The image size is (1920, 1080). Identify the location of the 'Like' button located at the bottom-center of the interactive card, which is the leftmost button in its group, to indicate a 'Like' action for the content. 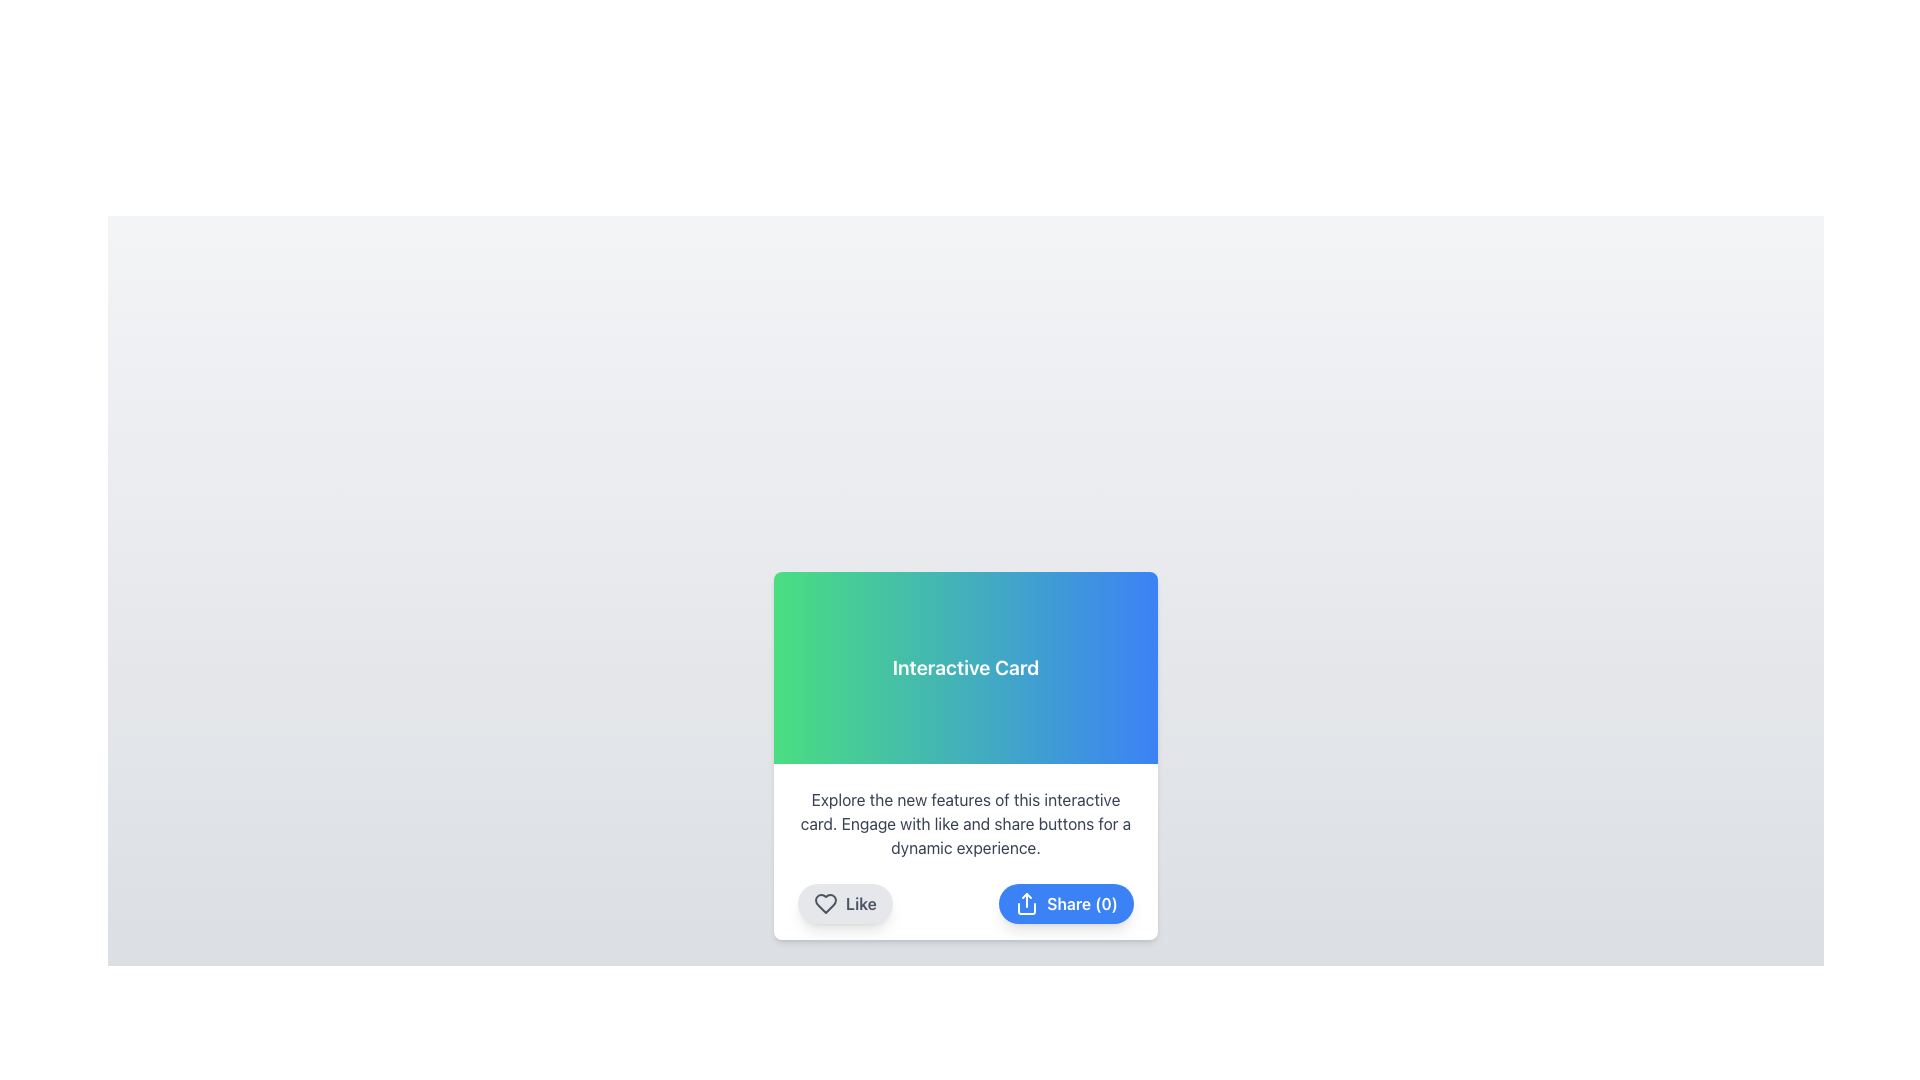
(845, 903).